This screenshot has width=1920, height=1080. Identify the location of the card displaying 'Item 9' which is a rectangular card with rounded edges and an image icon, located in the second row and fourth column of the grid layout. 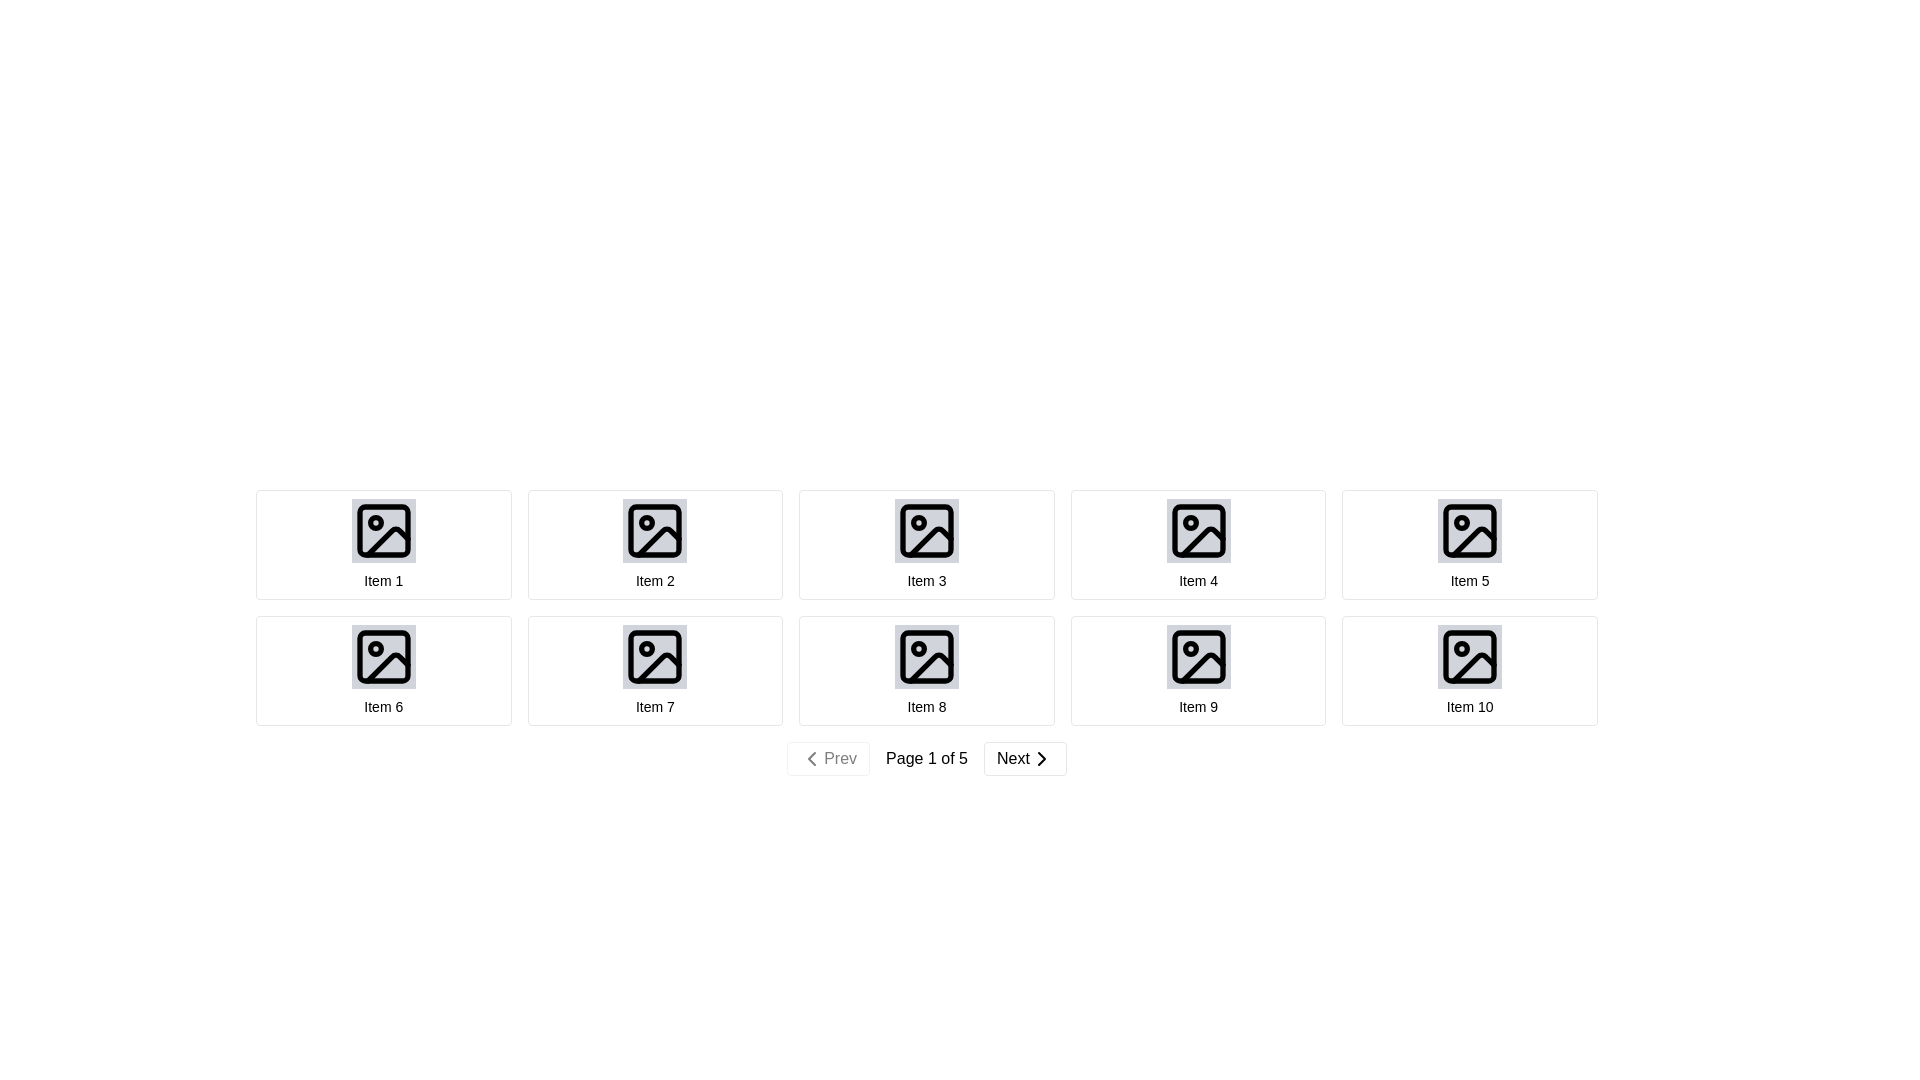
(1198, 671).